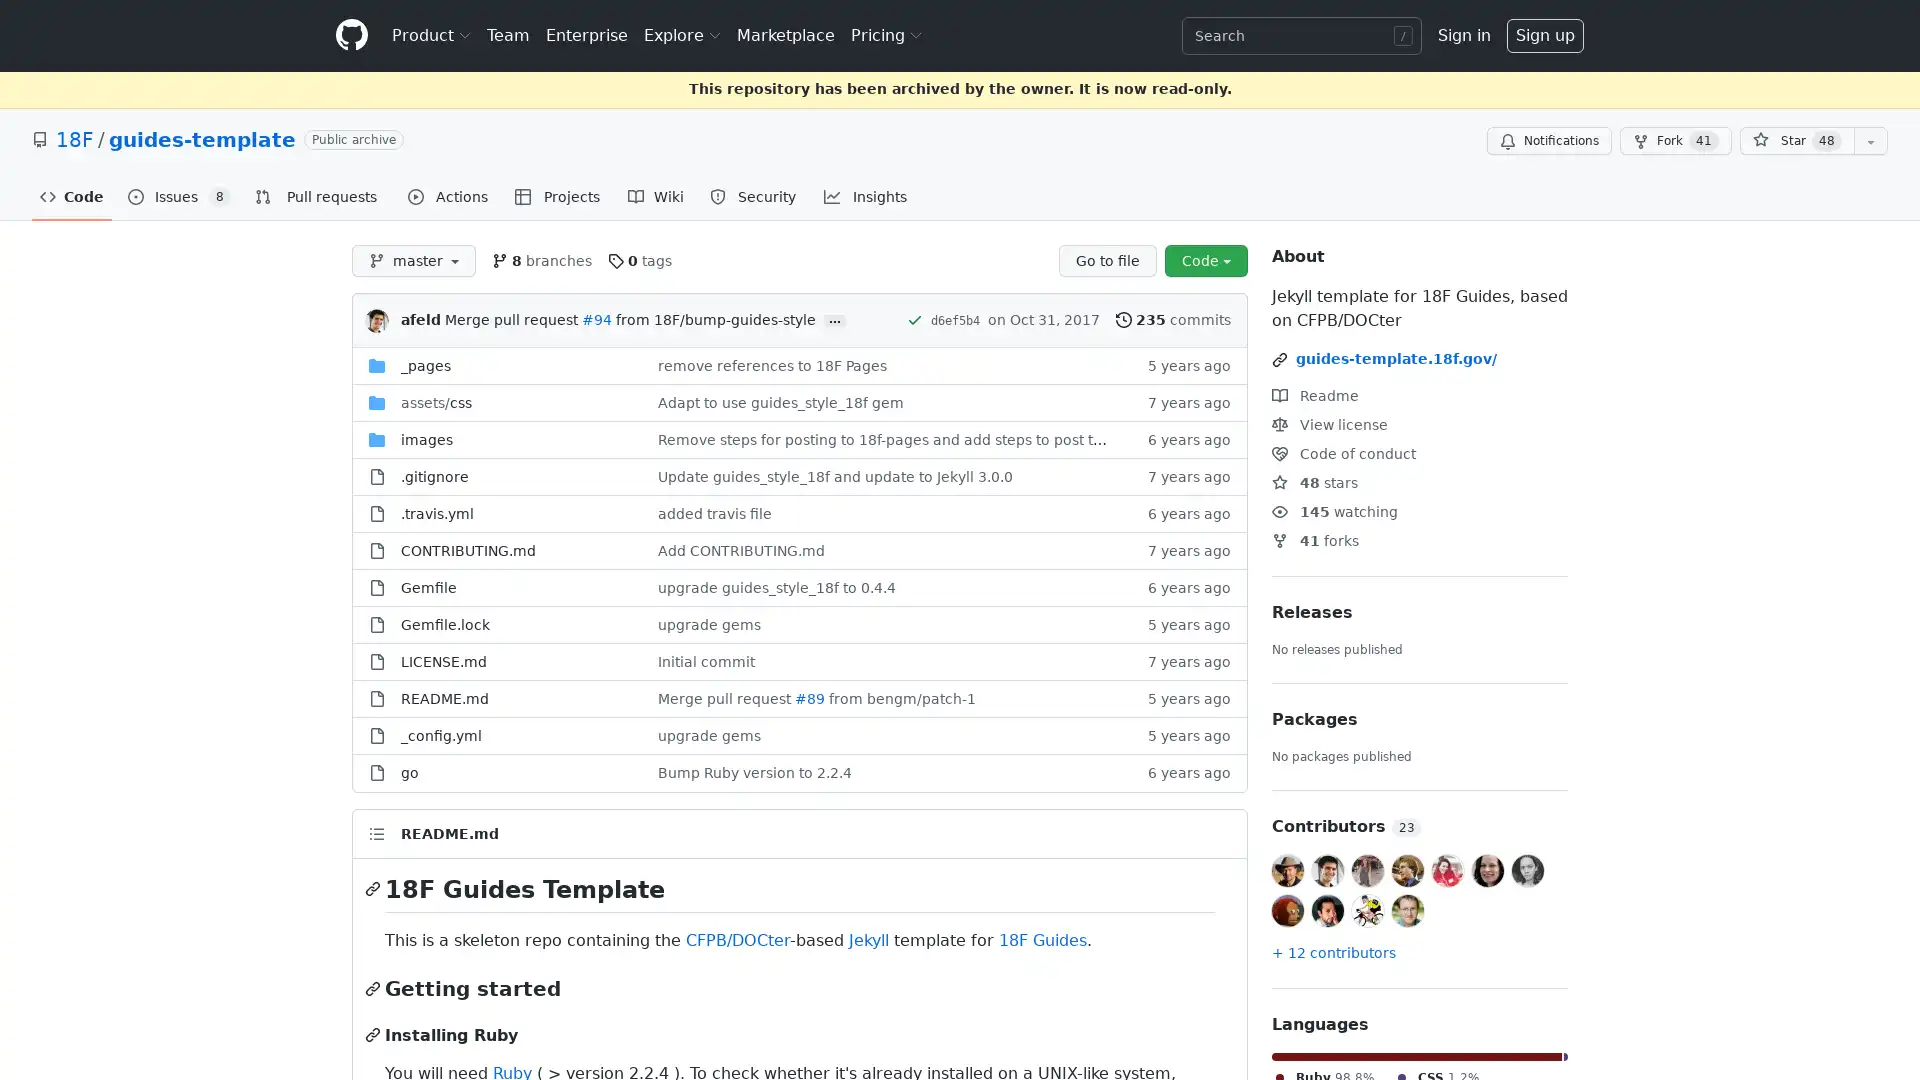 The width and height of the screenshot is (1920, 1080). Describe the element at coordinates (835, 319) in the screenshot. I see `...` at that location.